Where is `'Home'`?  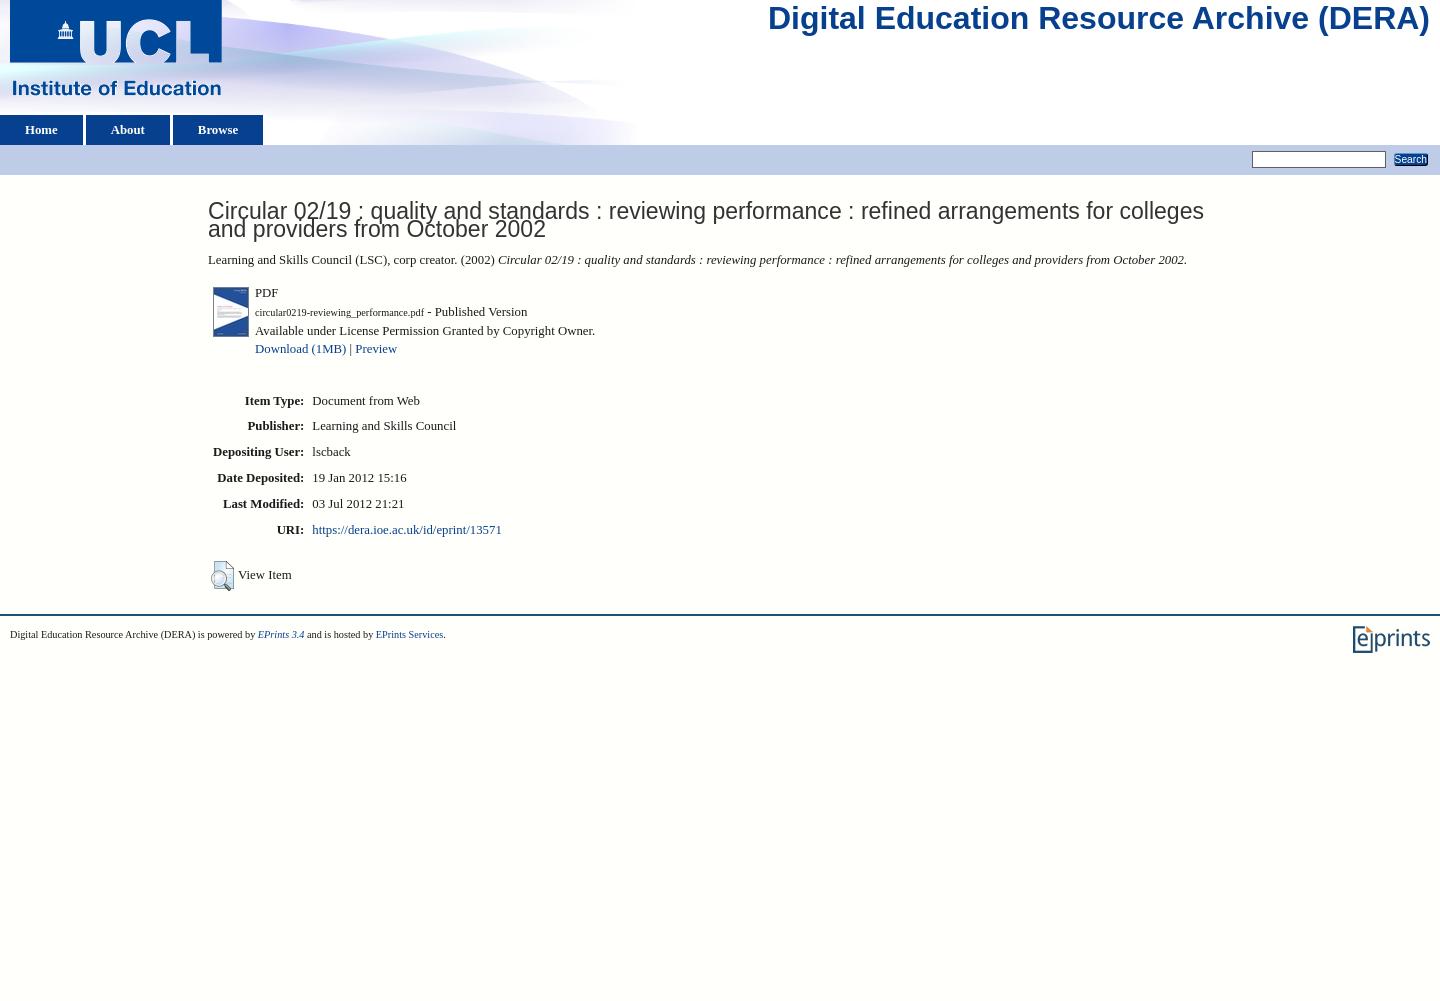 'Home' is located at coordinates (40, 129).